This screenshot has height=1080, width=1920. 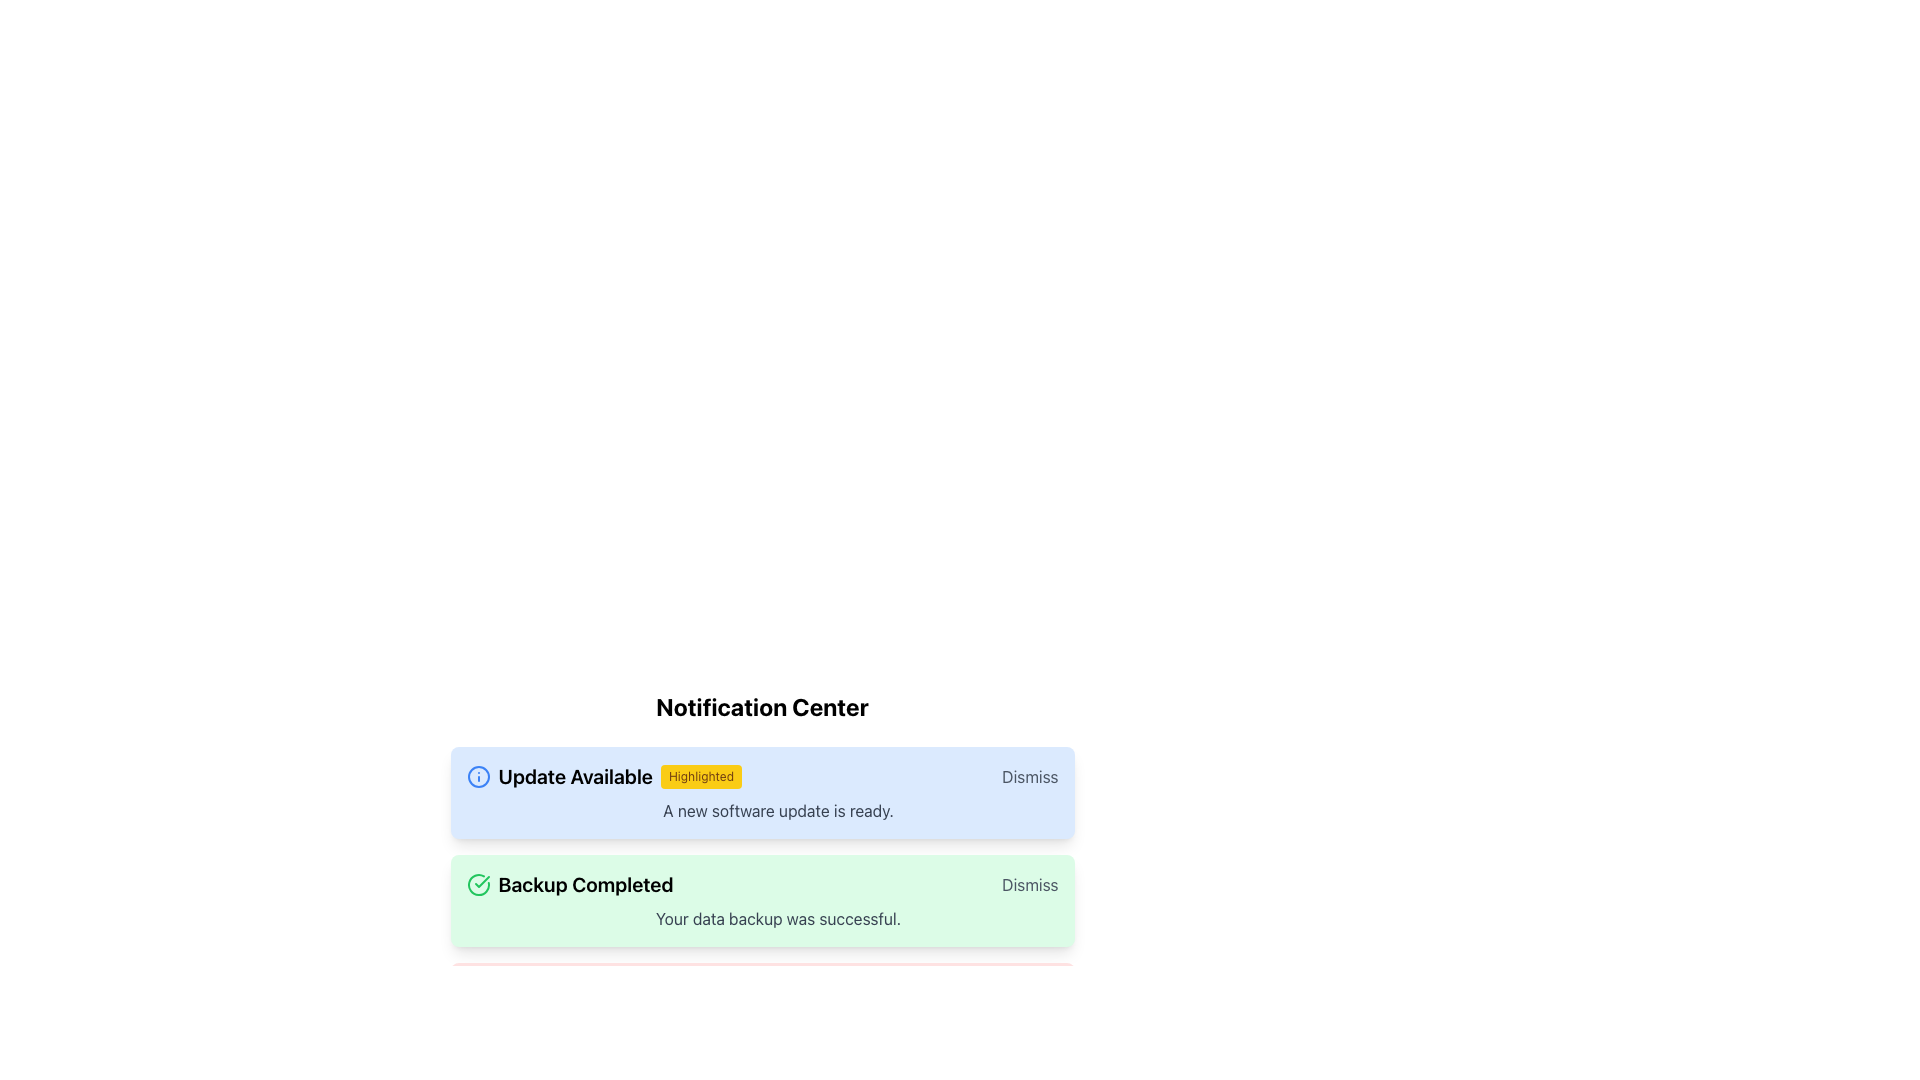 What do you see at coordinates (1030, 775) in the screenshot?
I see `the Link button located at the far right of the 'Update Available' notification card to change its color to a darker shade` at bounding box center [1030, 775].